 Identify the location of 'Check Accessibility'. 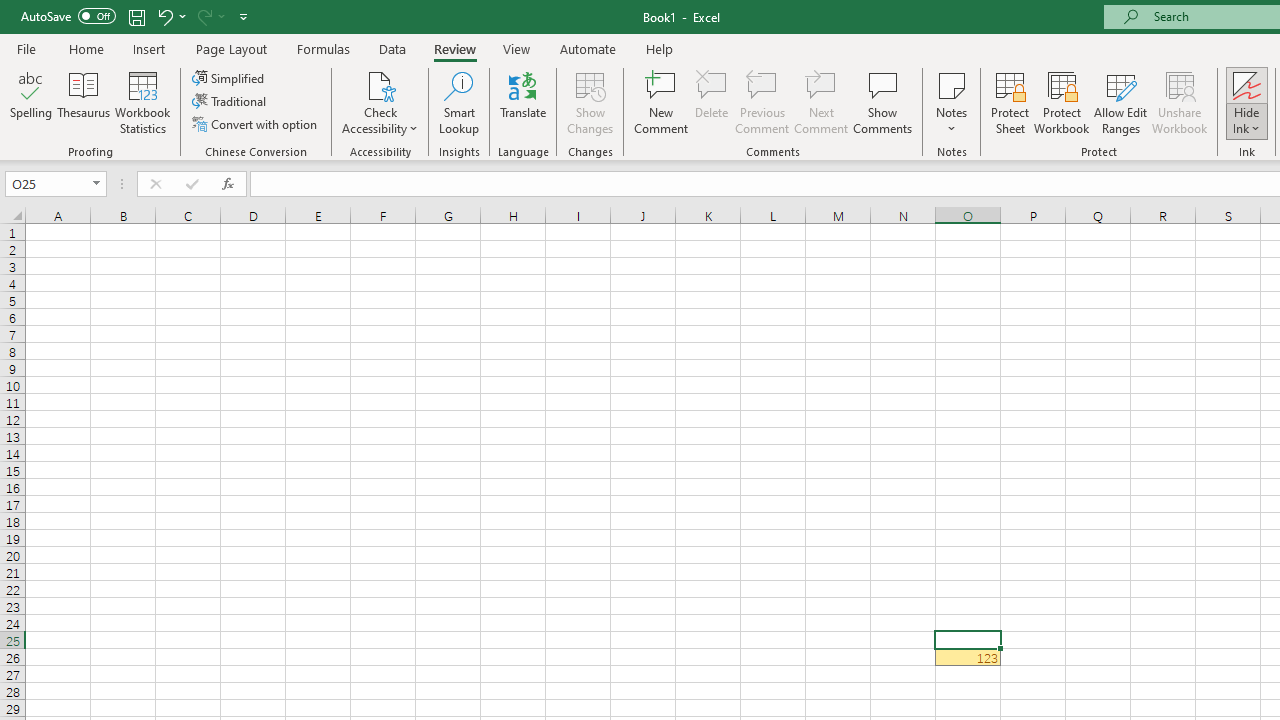
(380, 84).